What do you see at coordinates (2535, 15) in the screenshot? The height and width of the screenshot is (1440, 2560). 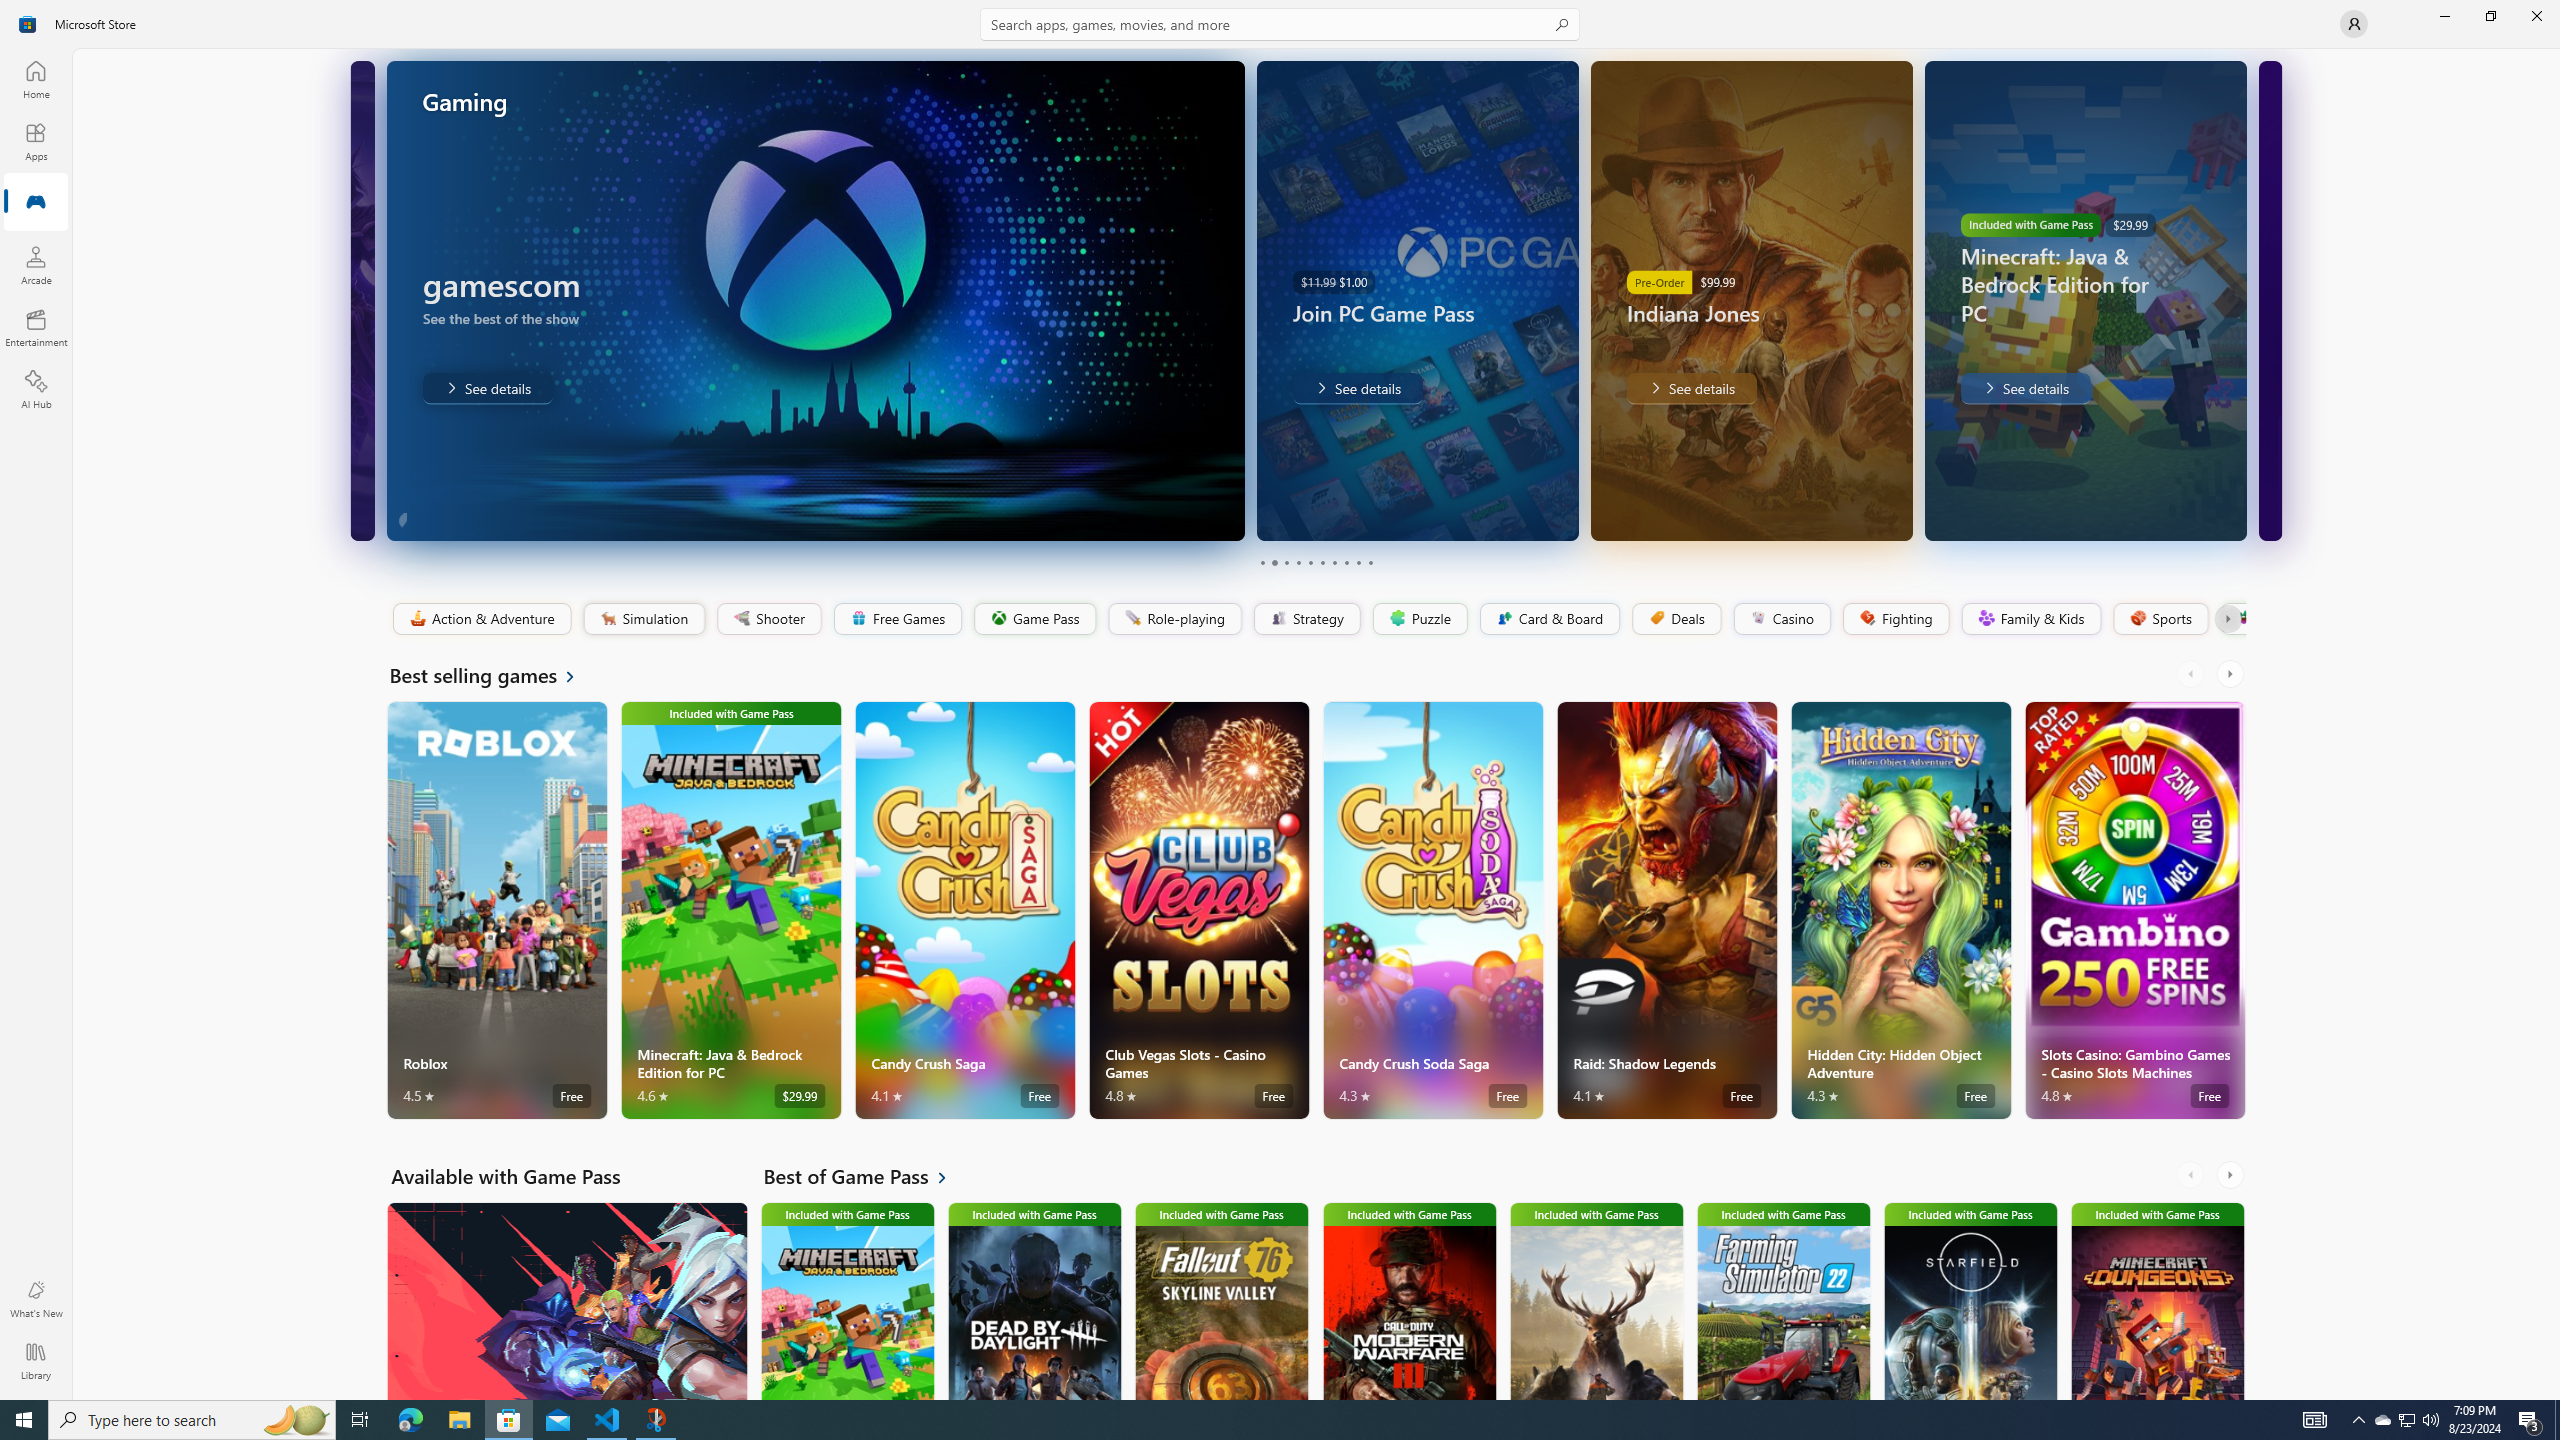 I see `'Close Microsoft Store'` at bounding box center [2535, 15].